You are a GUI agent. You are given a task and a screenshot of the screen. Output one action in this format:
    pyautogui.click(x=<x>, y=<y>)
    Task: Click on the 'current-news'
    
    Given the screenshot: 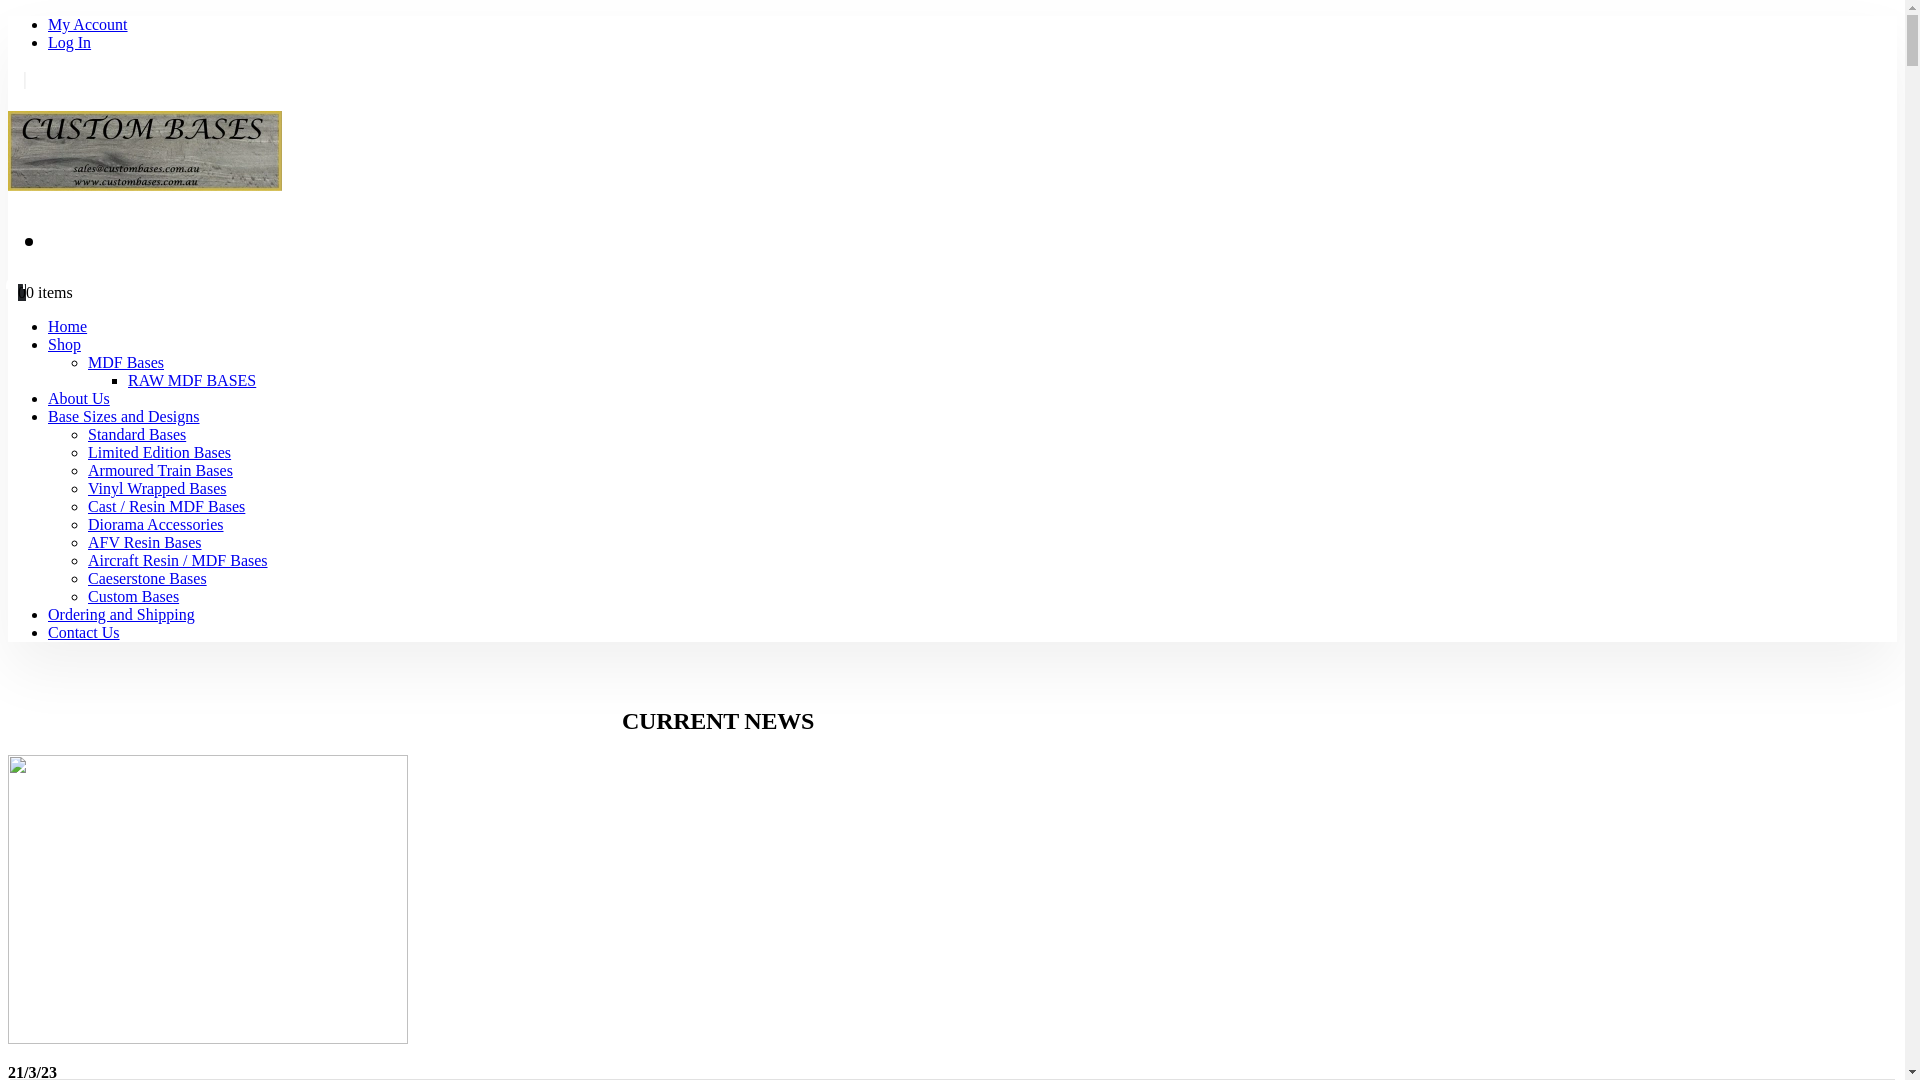 What is the action you would take?
    pyautogui.click(x=207, y=898)
    